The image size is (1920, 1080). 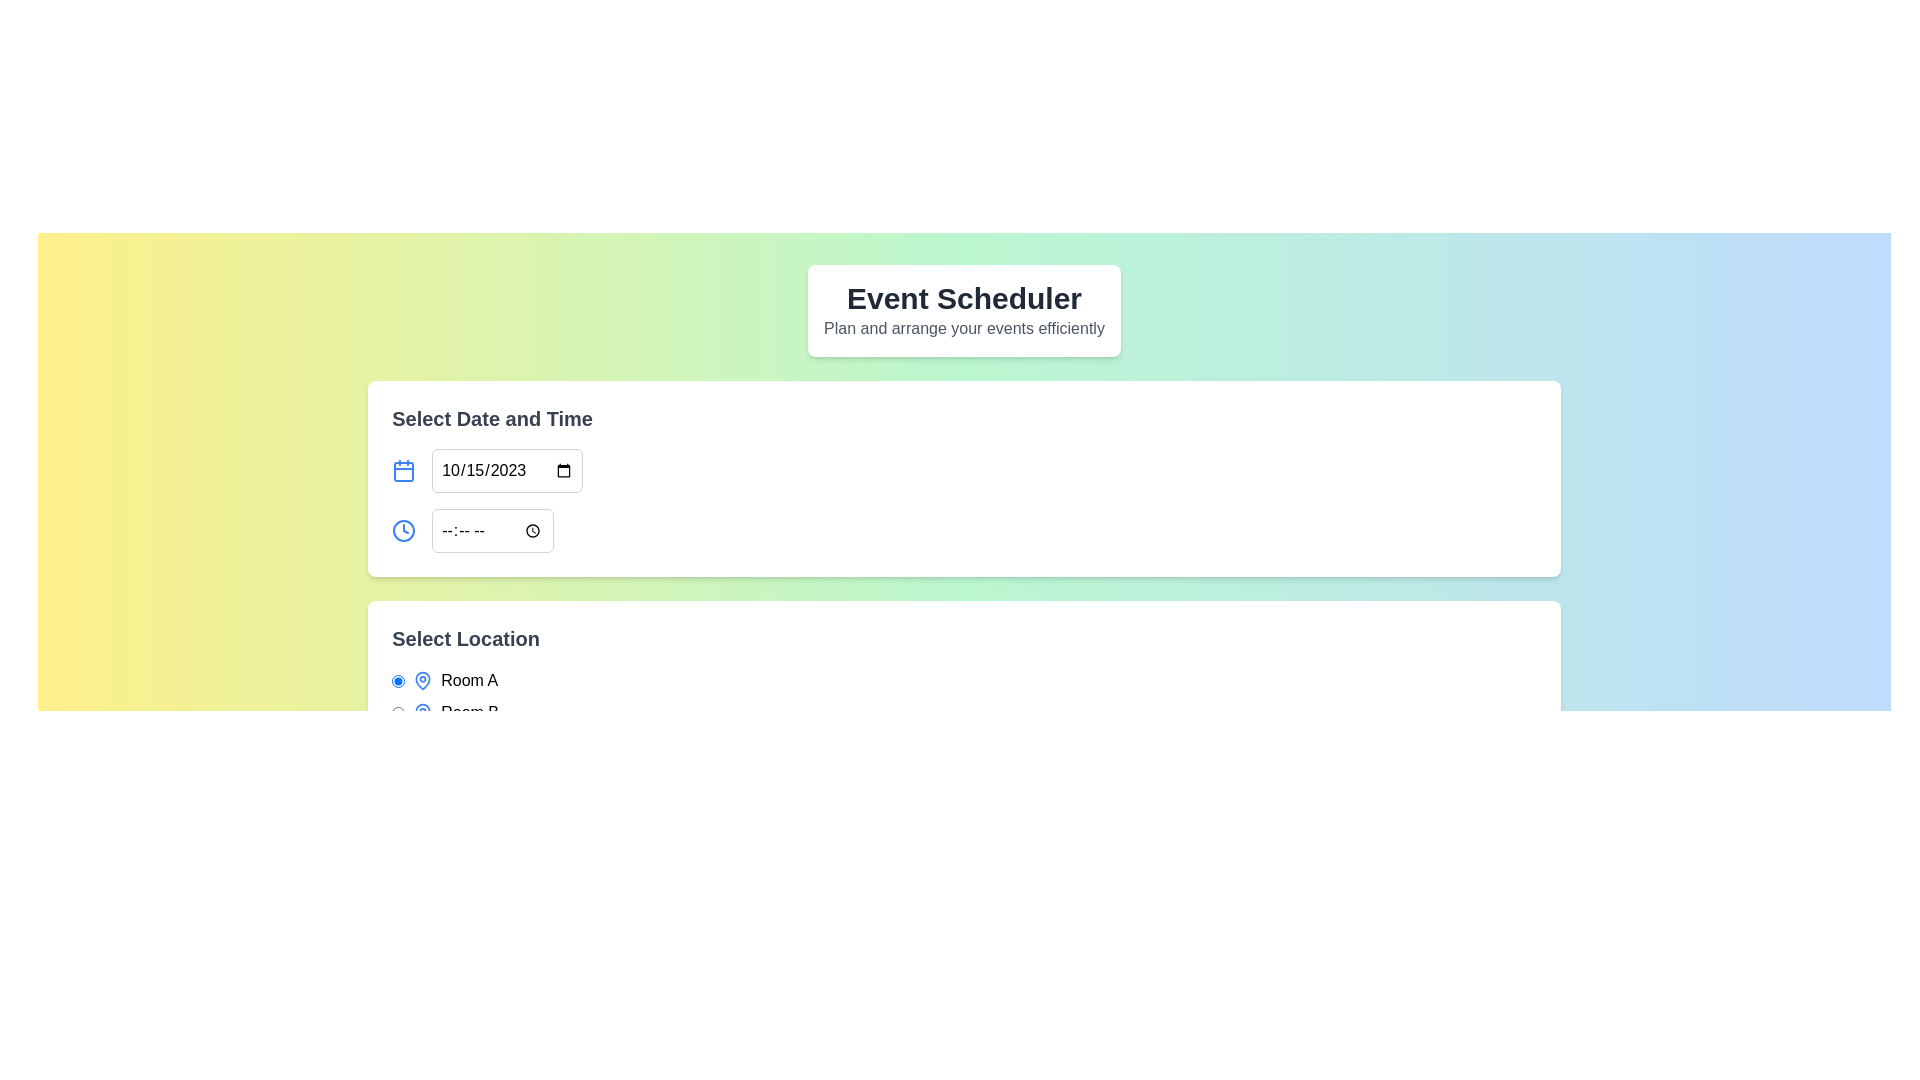 I want to click on a date using the visual date picker in the Date input field, which is initialized with the value '2023-10-15' and located between the blue and black calendar icons, so click(x=487, y=470).